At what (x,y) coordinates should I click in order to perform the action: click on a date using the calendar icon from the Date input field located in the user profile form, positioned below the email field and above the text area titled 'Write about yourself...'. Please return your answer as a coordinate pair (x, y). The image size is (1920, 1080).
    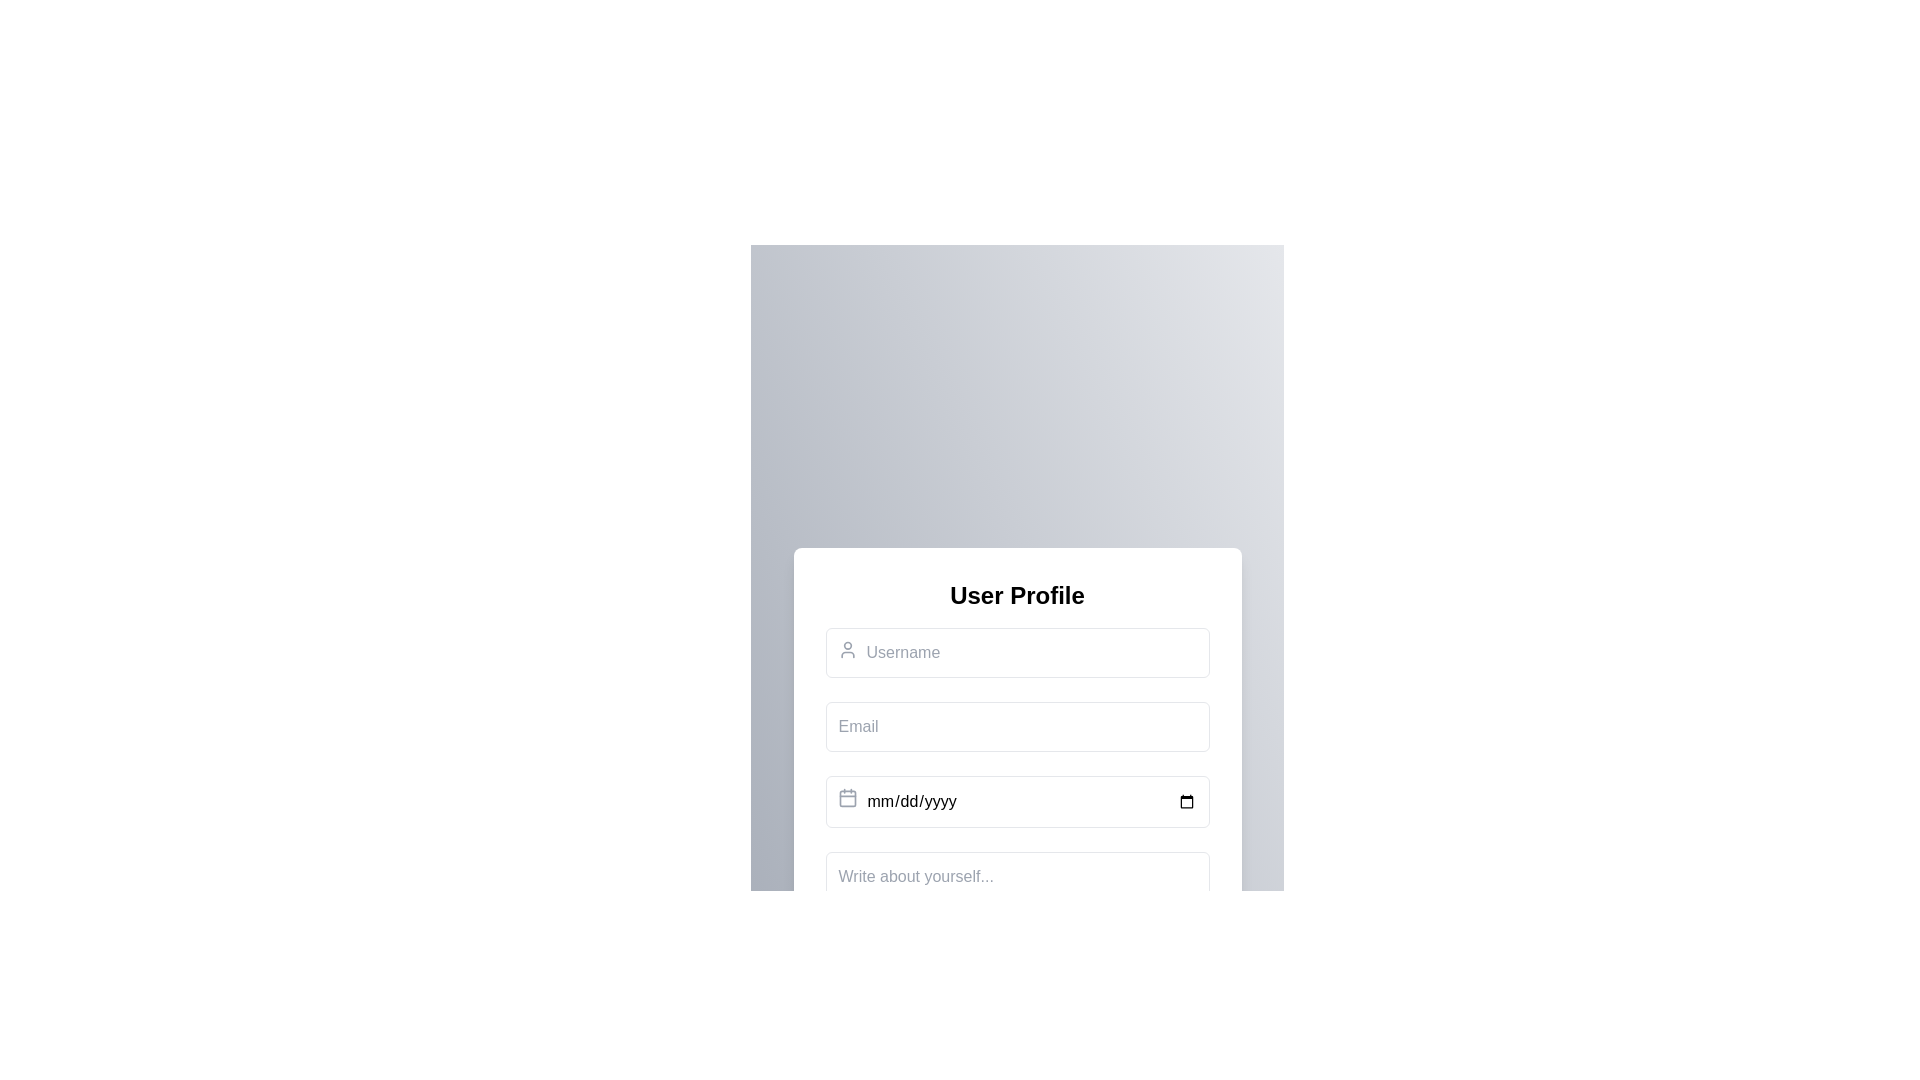
    Looking at the image, I should click on (1017, 801).